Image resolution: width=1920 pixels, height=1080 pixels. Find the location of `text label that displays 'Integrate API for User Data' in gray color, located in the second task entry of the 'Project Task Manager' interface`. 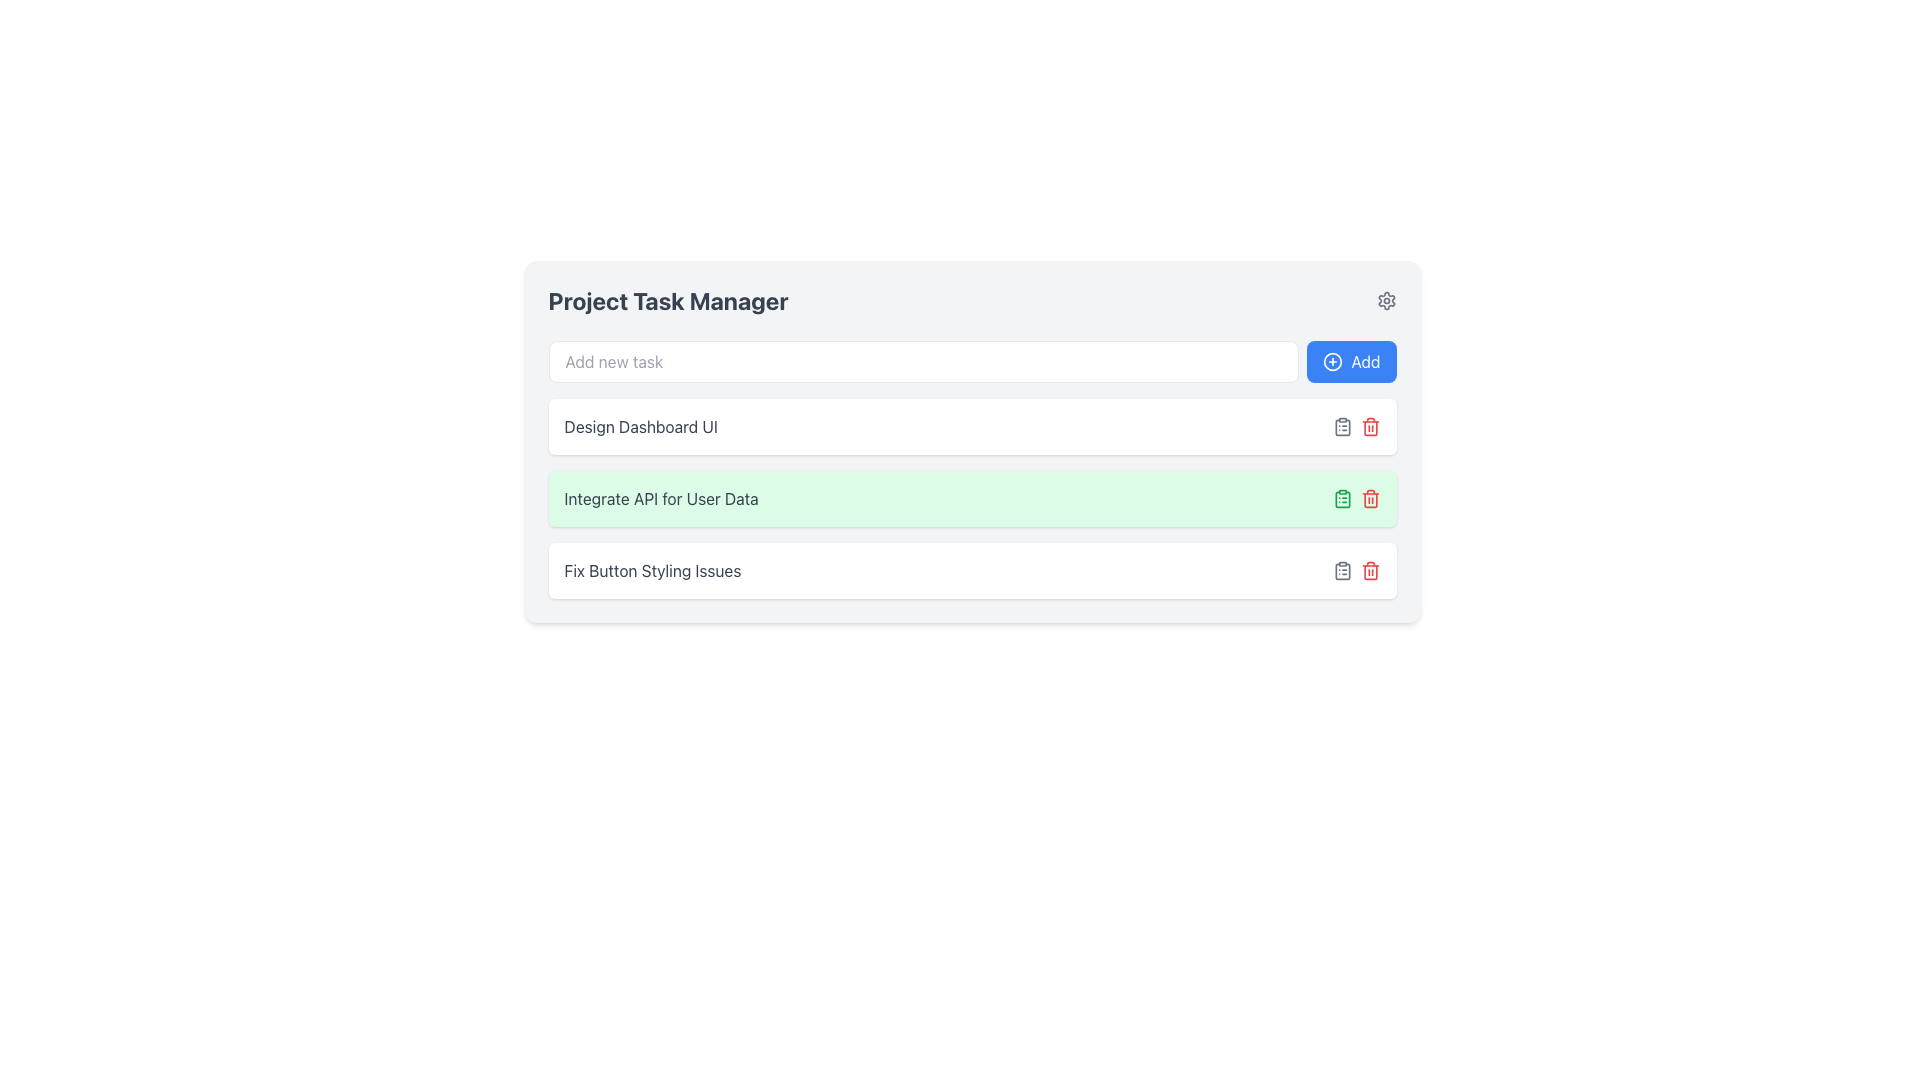

text label that displays 'Integrate API for User Data' in gray color, located in the second task entry of the 'Project Task Manager' interface is located at coordinates (661, 497).